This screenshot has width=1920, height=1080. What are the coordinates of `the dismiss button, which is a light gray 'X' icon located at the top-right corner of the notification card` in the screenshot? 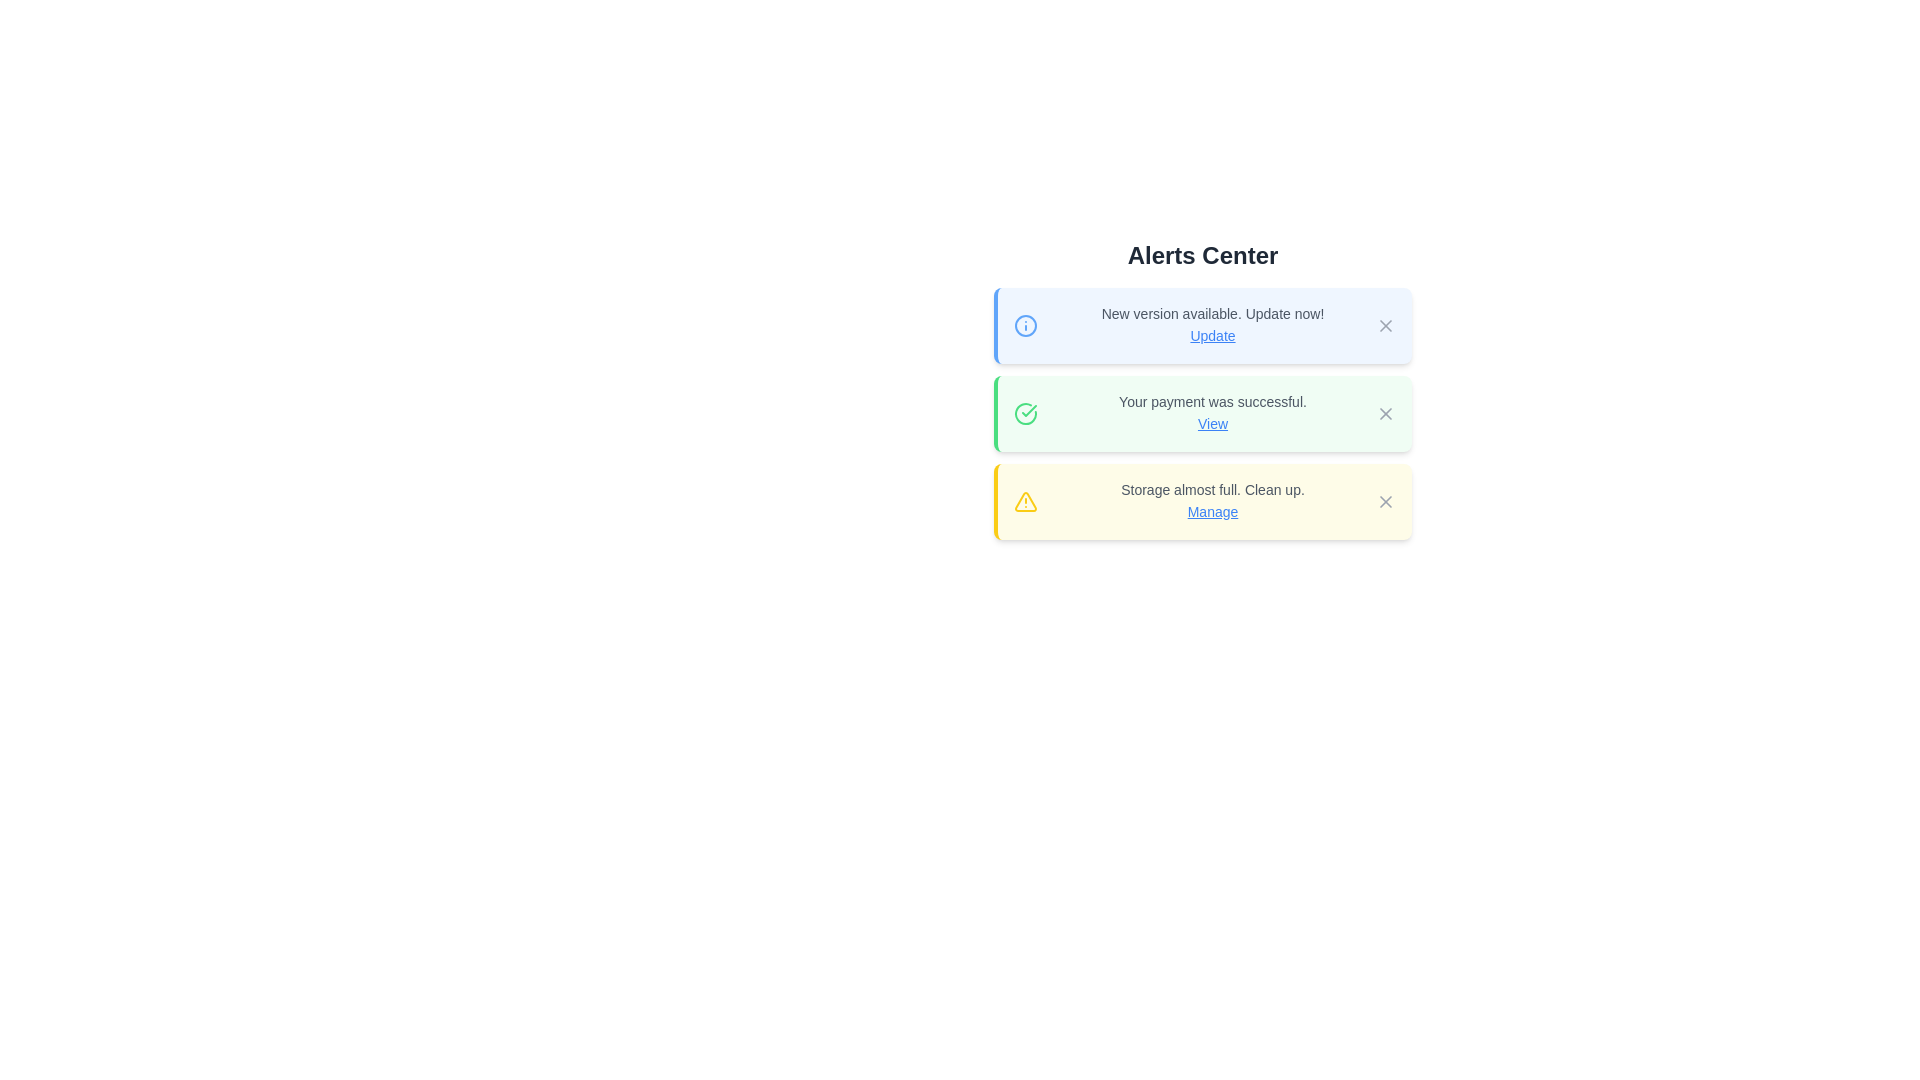 It's located at (1385, 325).